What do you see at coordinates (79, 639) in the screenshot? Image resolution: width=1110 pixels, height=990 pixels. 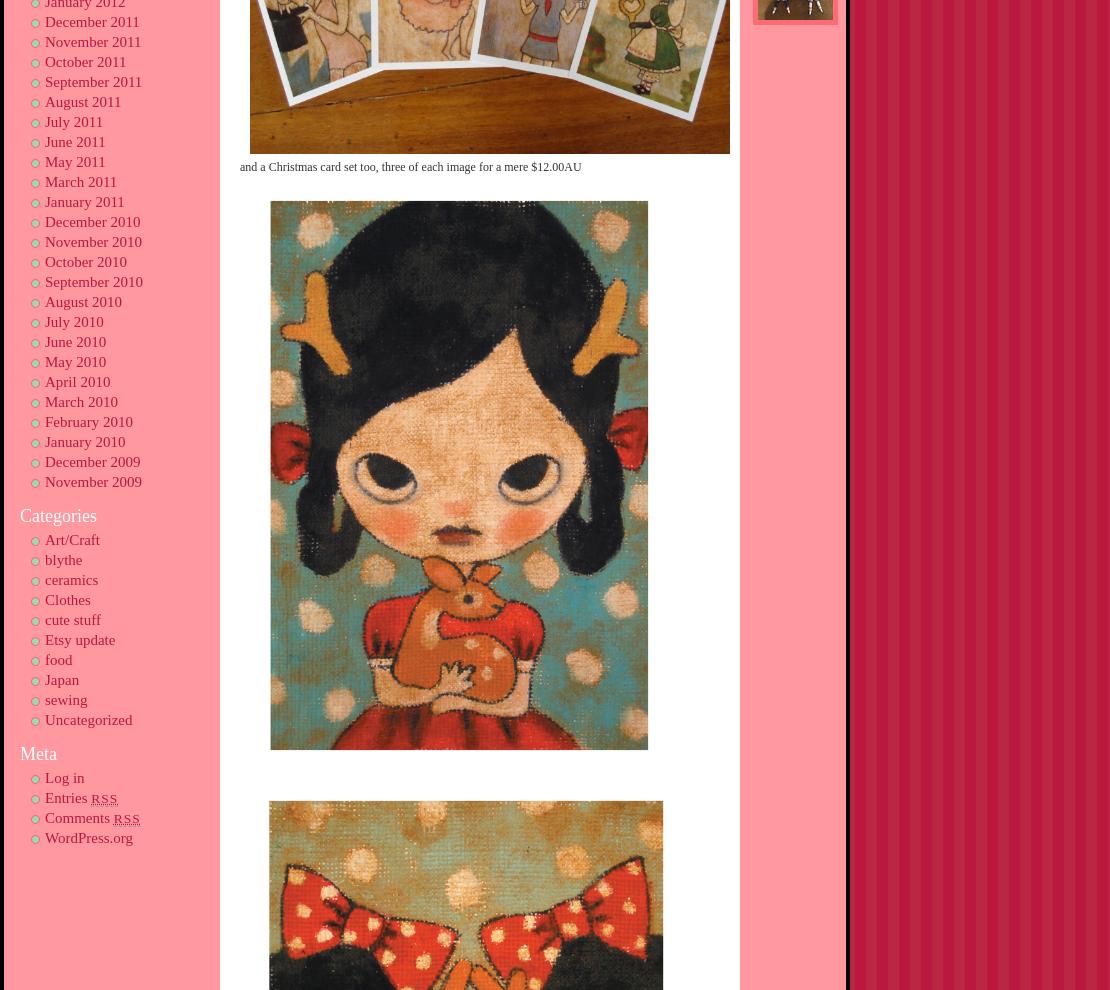 I see `'Etsy update'` at bounding box center [79, 639].